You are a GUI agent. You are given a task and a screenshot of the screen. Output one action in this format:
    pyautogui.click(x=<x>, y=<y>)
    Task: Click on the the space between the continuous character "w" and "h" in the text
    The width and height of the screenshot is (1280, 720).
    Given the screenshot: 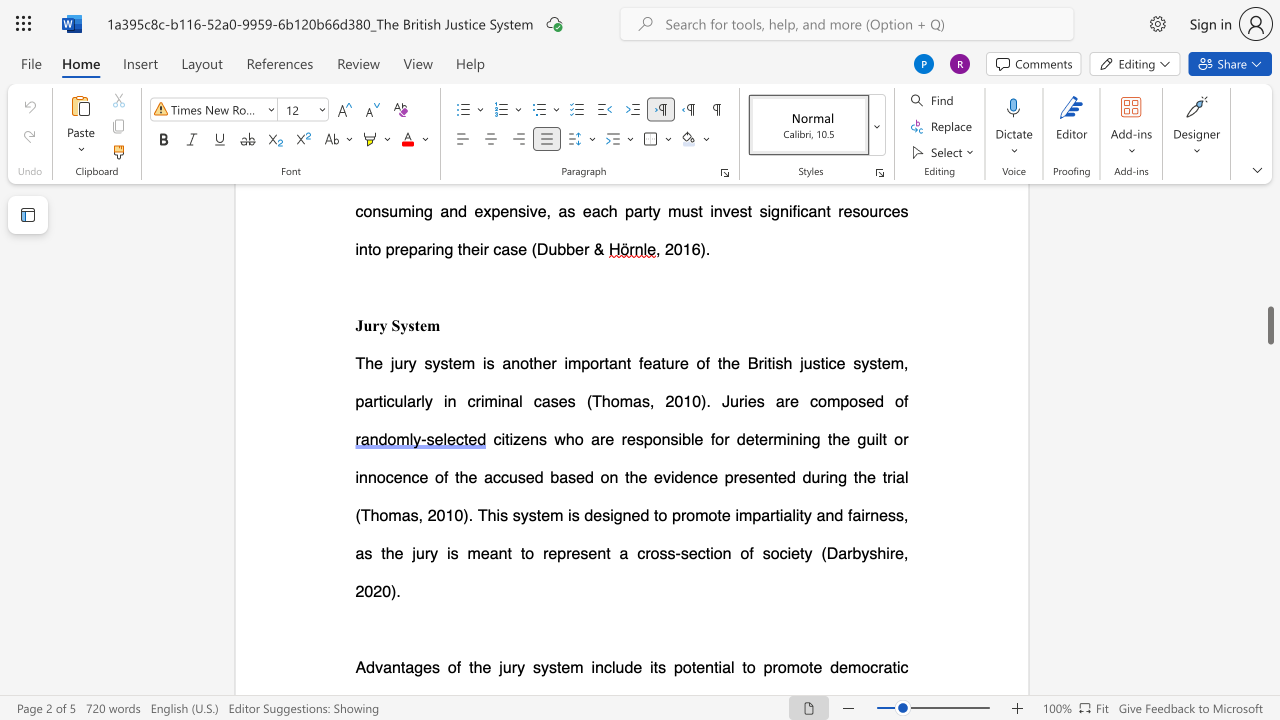 What is the action you would take?
    pyautogui.click(x=564, y=438)
    